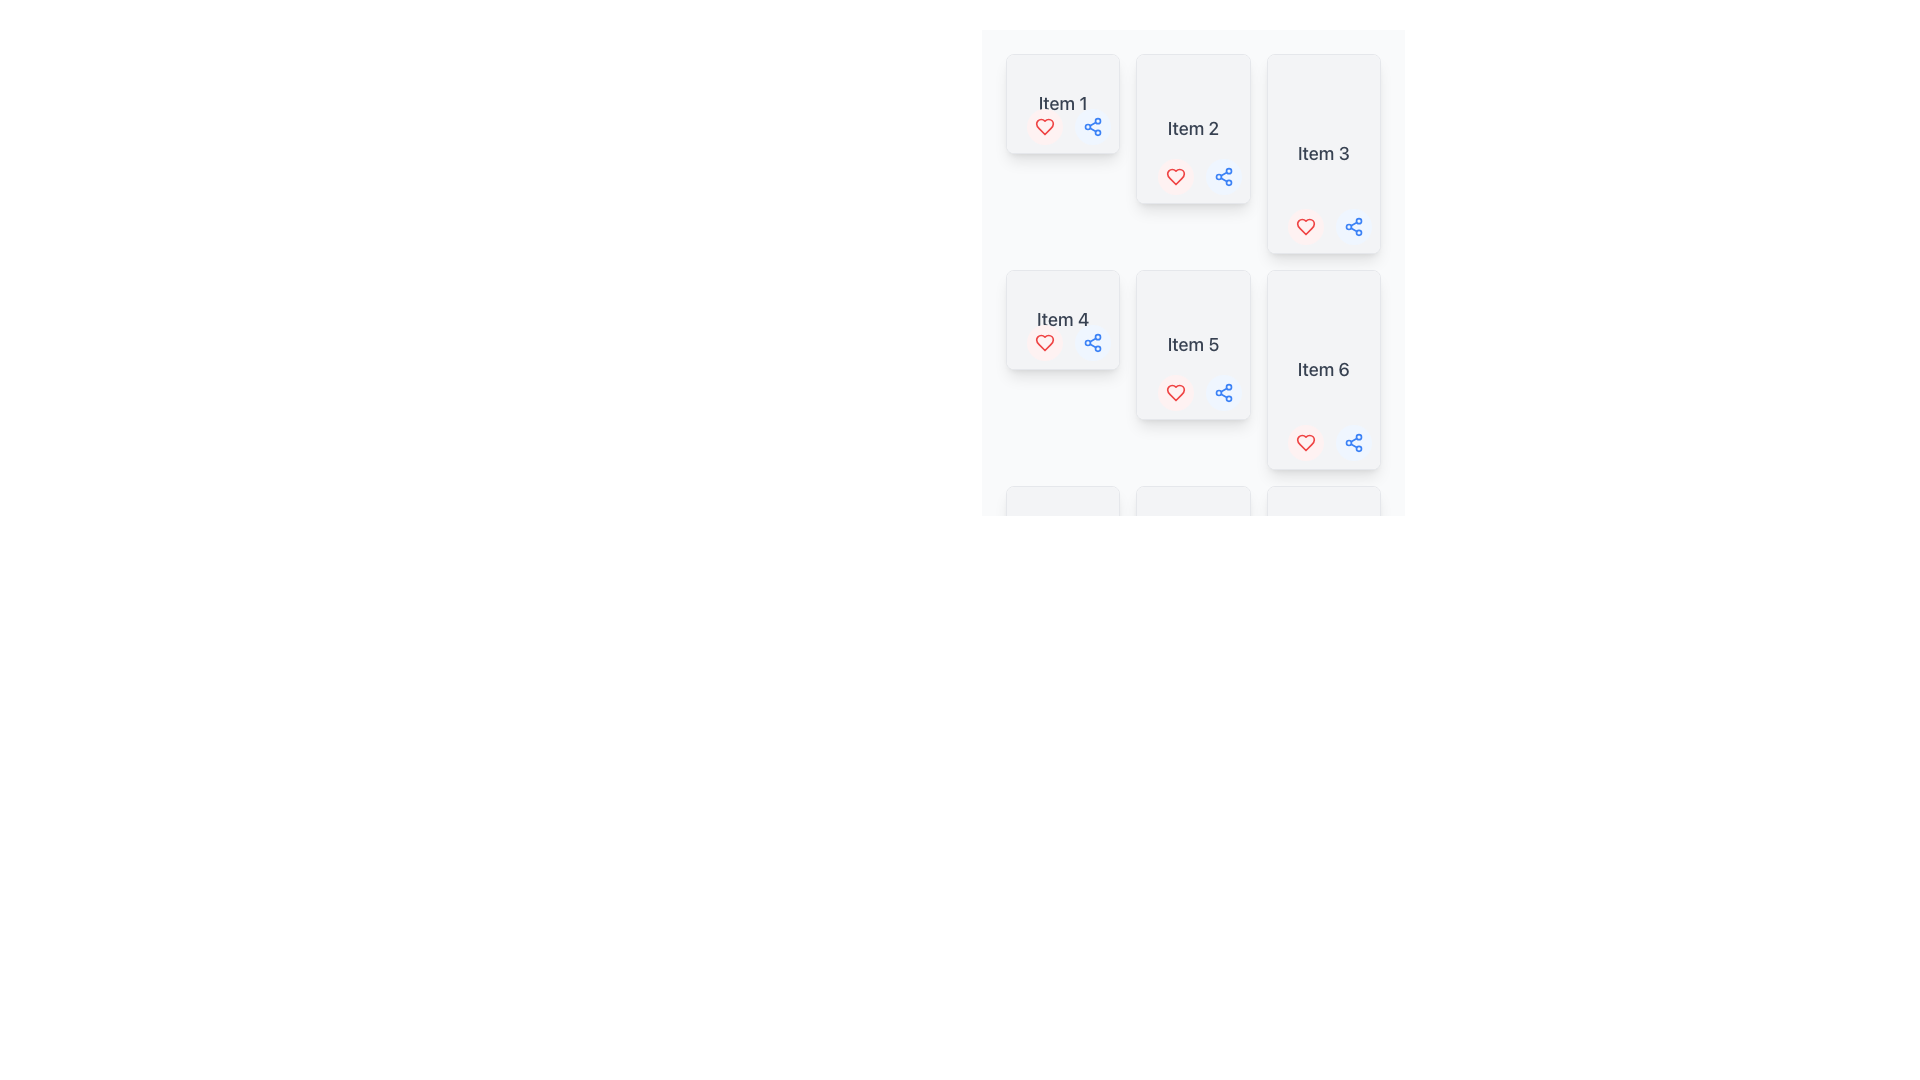  What do you see at coordinates (1305, 226) in the screenshot?
I see `the heart-shaped icon in red color located in the bottom-right corner of the card labeled 'Item 3' to like the item` at bounding box center [1305, 226].